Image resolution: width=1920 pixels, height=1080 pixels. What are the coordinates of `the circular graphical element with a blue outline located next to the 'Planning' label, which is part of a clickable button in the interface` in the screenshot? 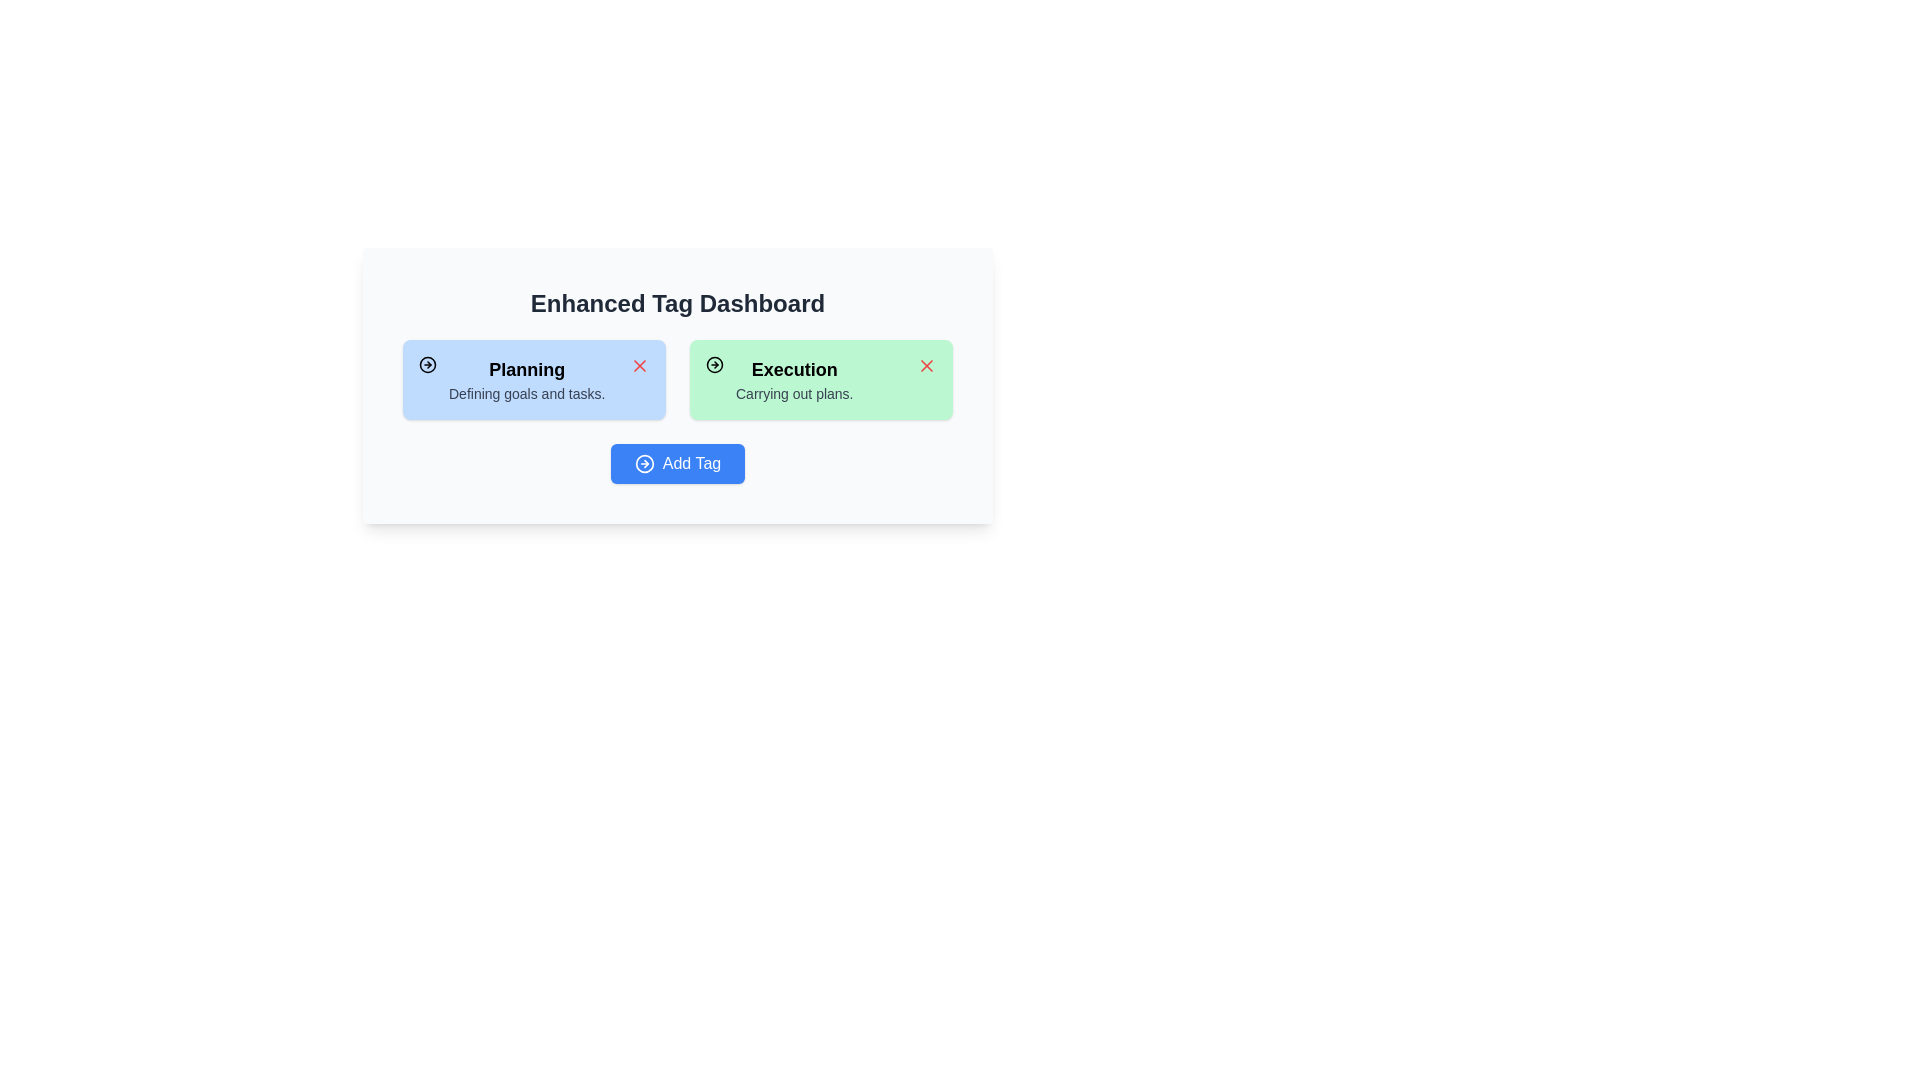 It's located at (644, 463).